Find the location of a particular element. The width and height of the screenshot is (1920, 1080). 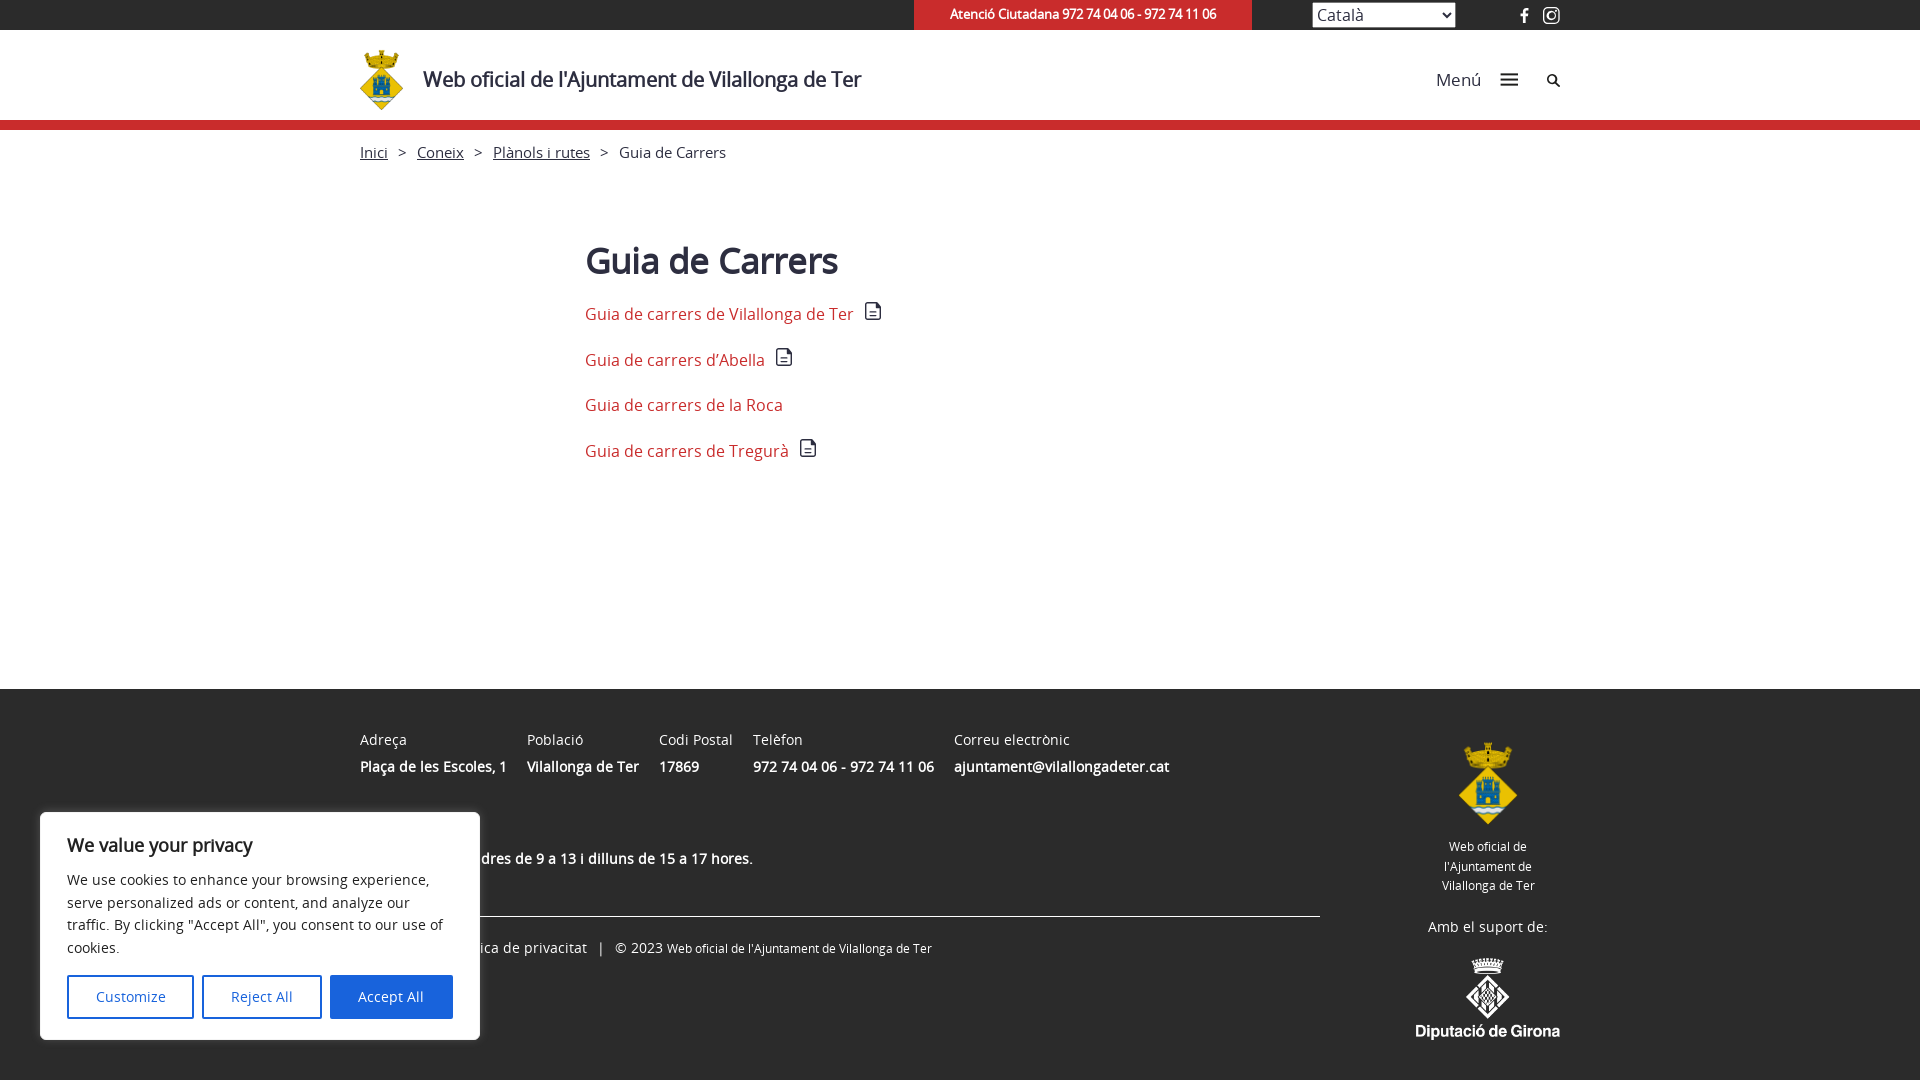

'Cerca' is located at coordinates (1552, 79).